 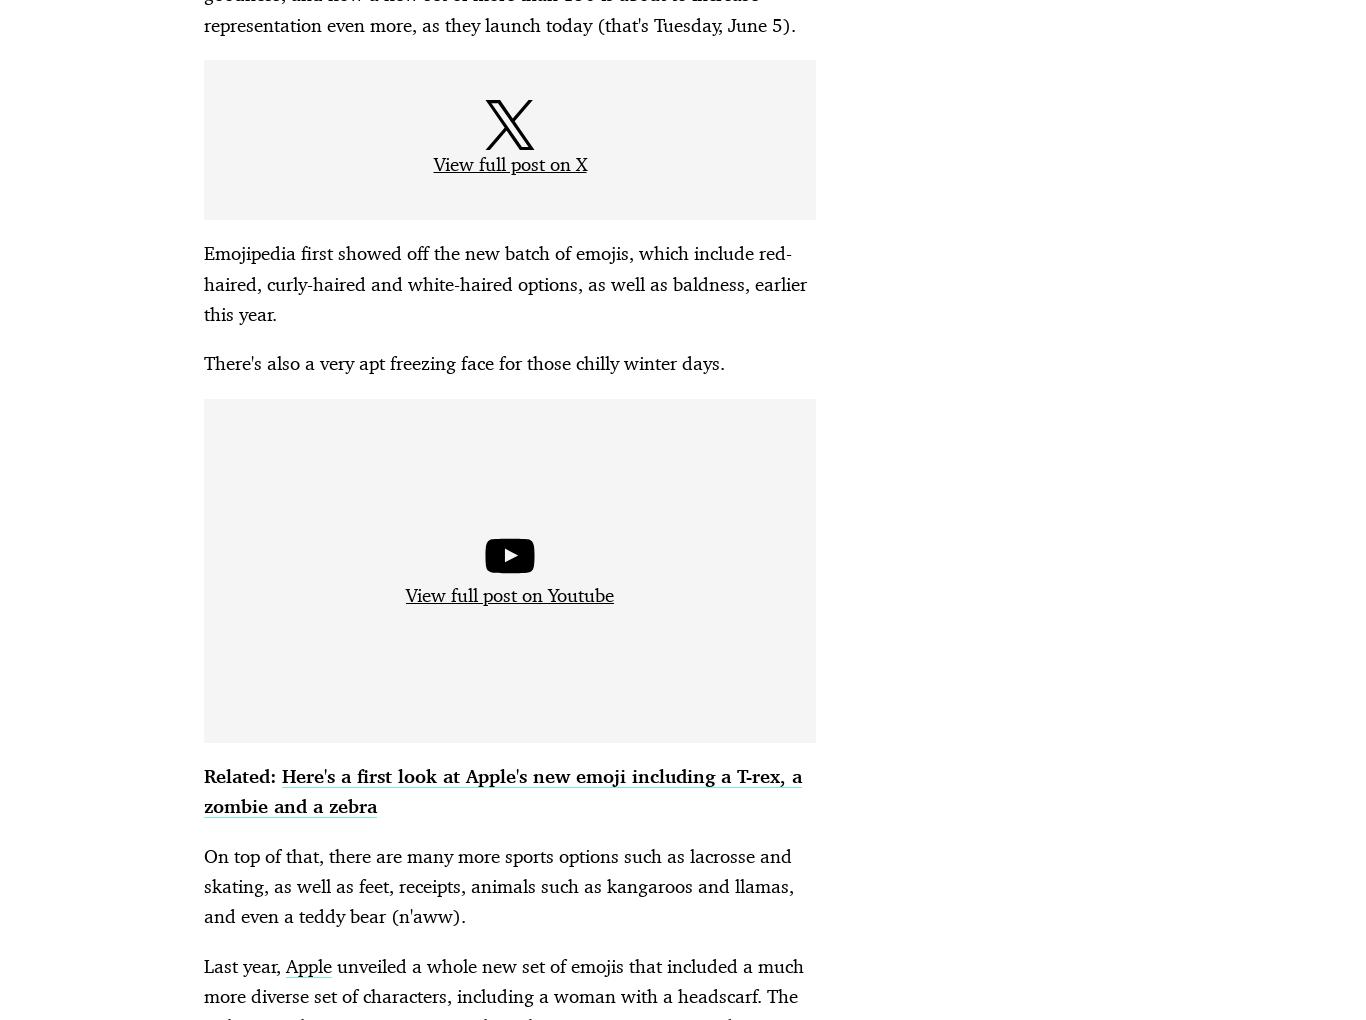 I want to click on 'Doctor Who', so click(x=439, y=968).